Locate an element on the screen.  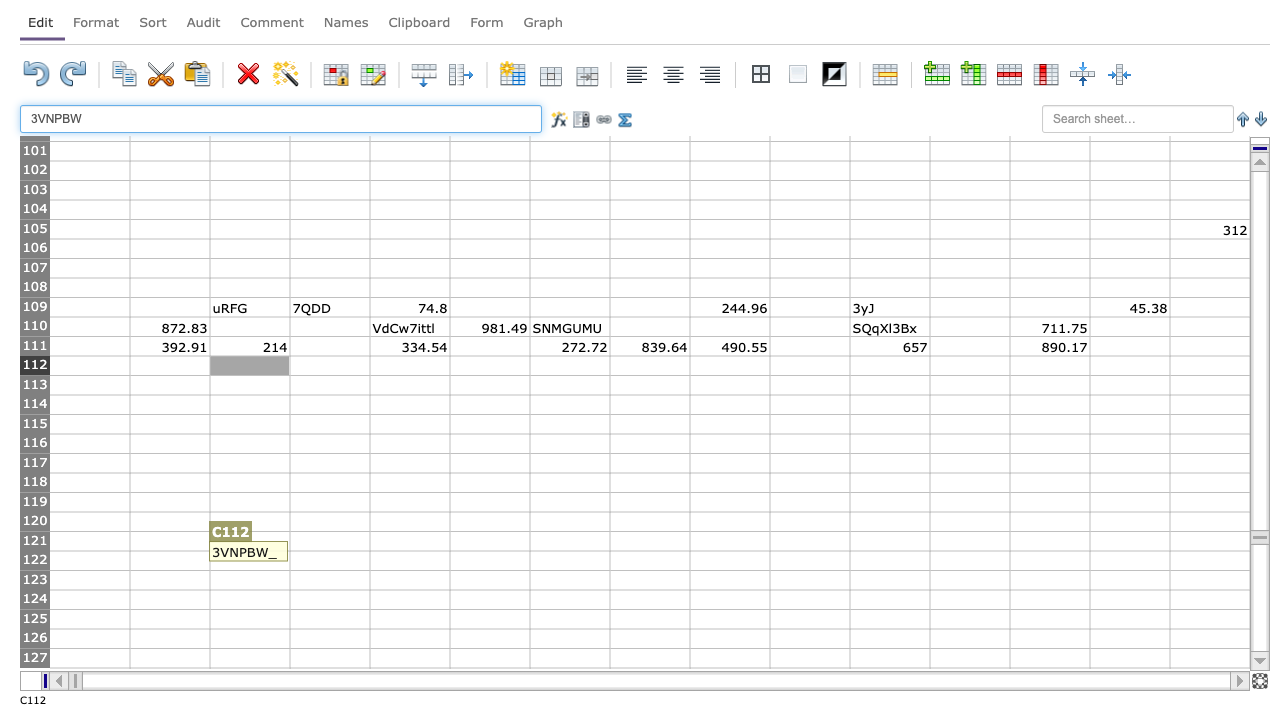
E122 is located at coordinates (408, 560).